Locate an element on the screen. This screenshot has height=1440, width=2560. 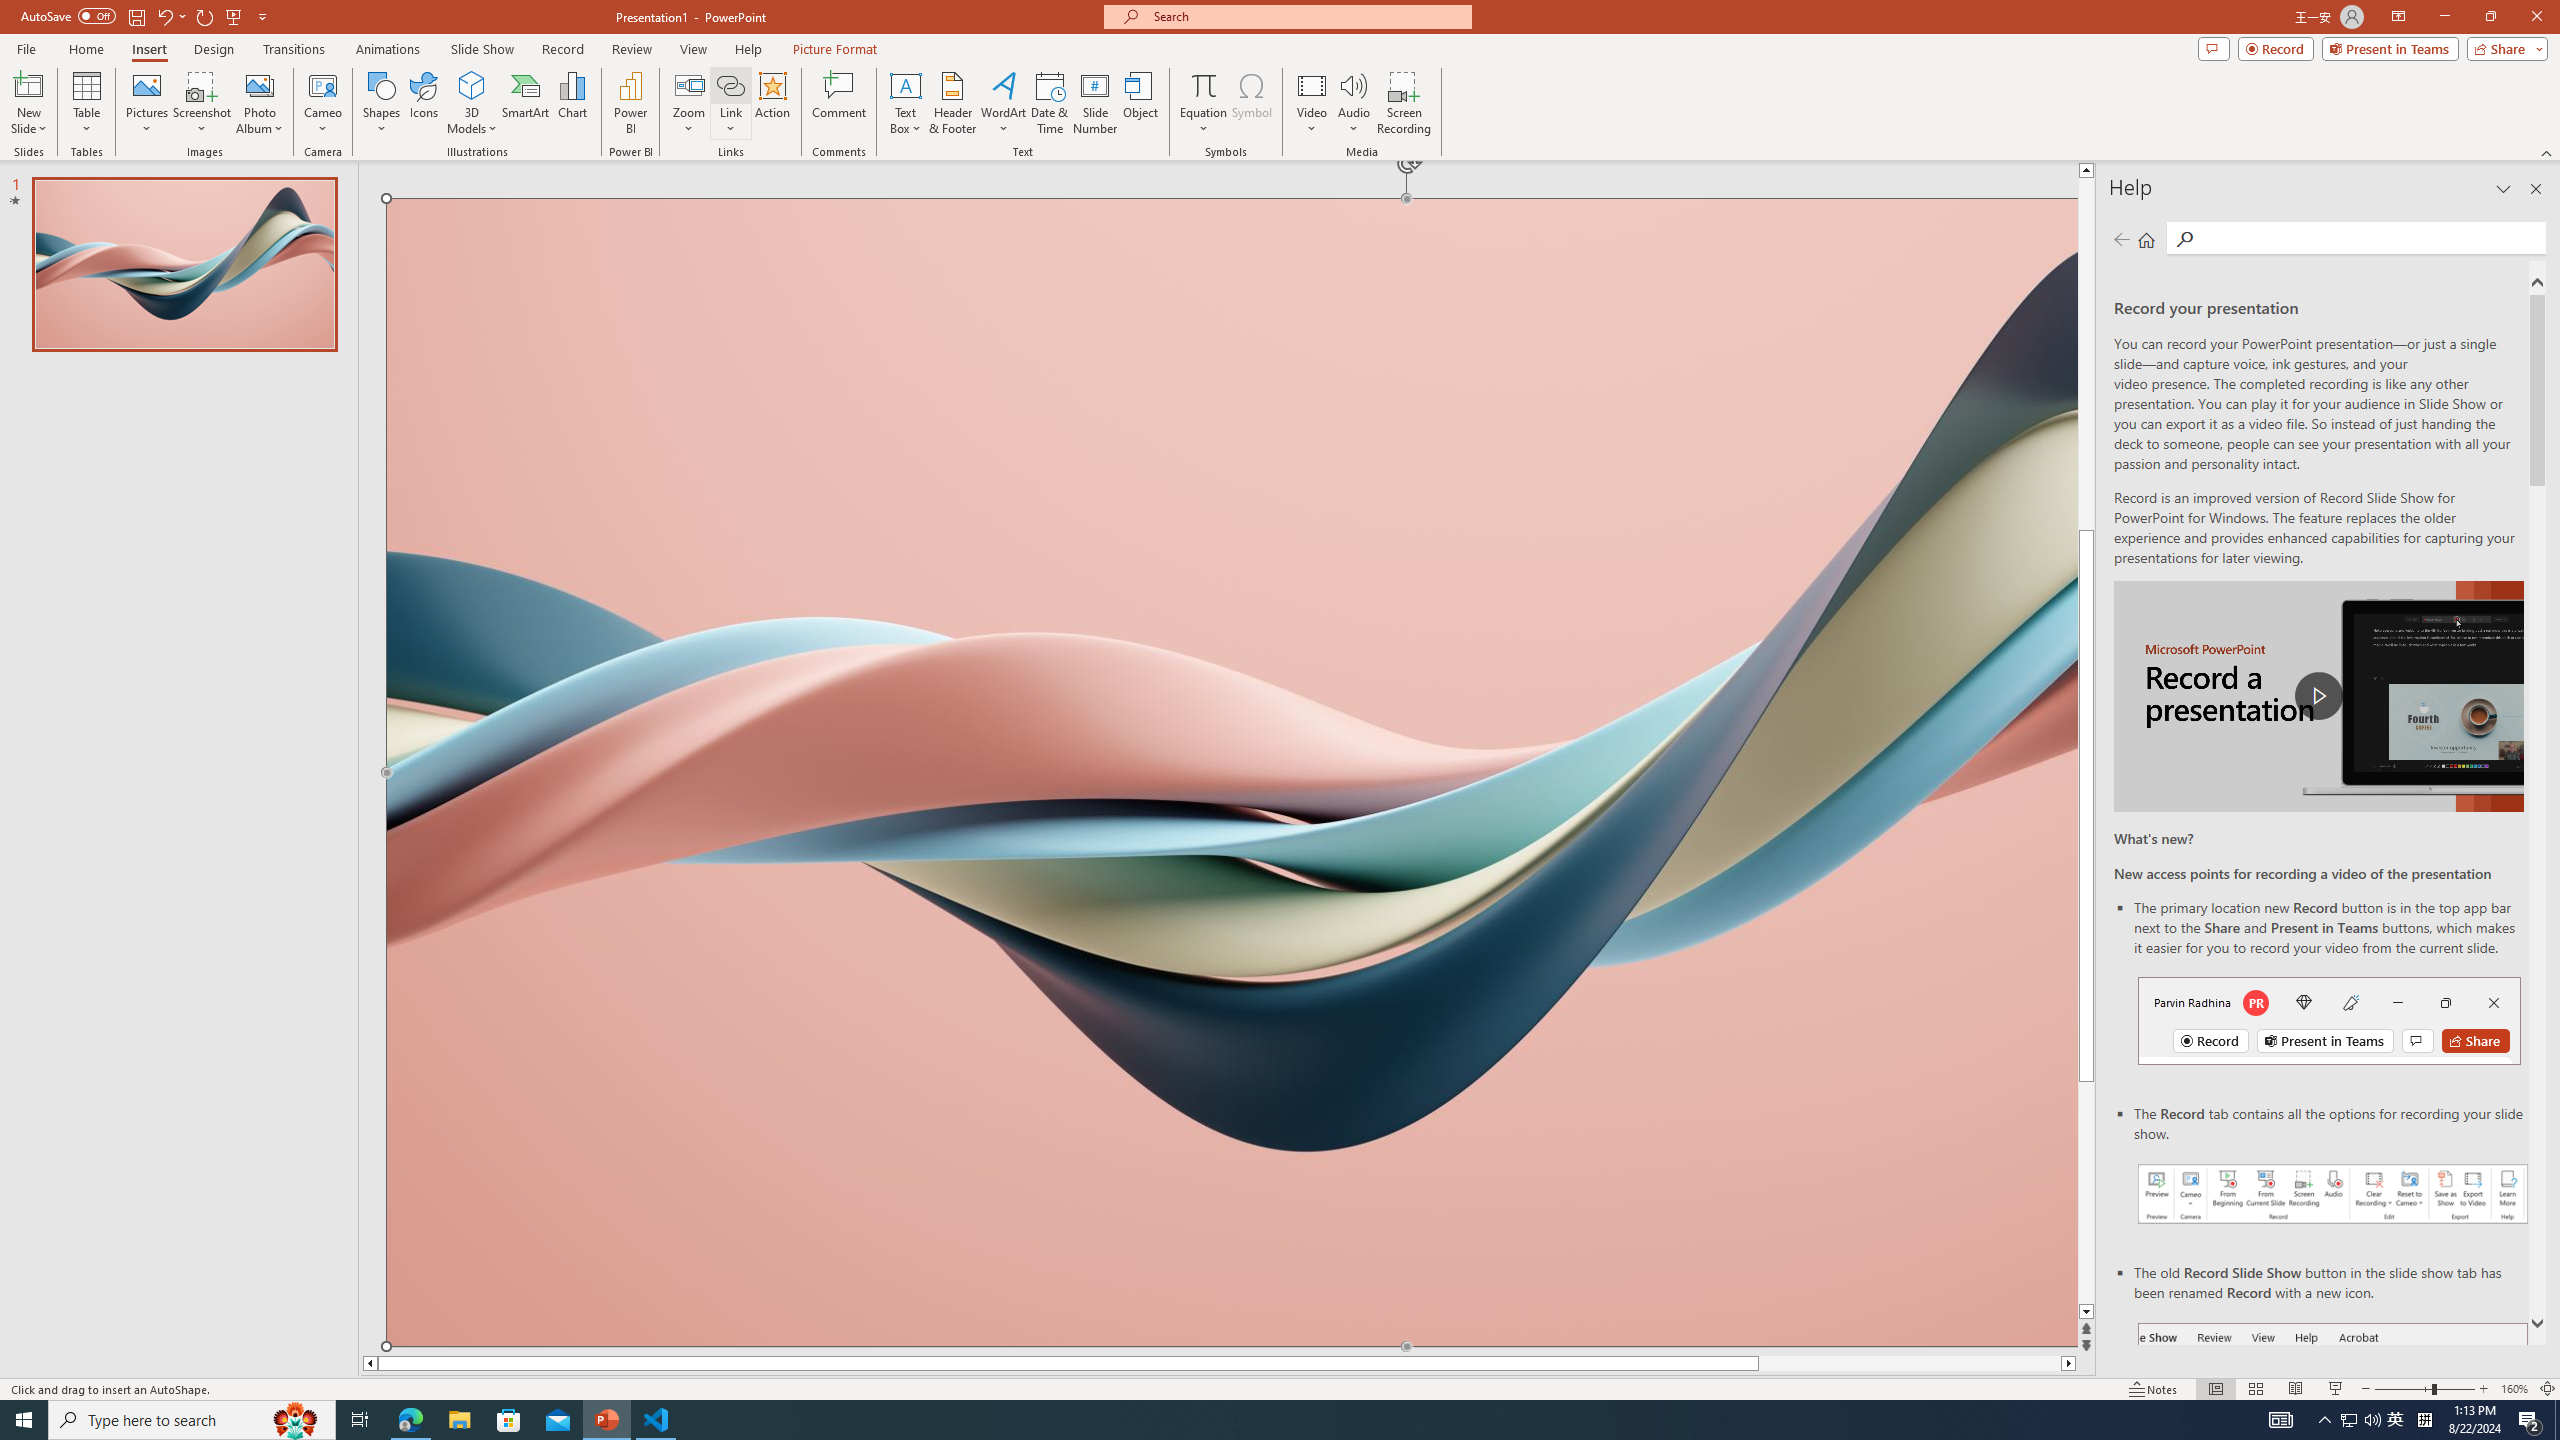
'Link' is located at coordinates (729, 84).